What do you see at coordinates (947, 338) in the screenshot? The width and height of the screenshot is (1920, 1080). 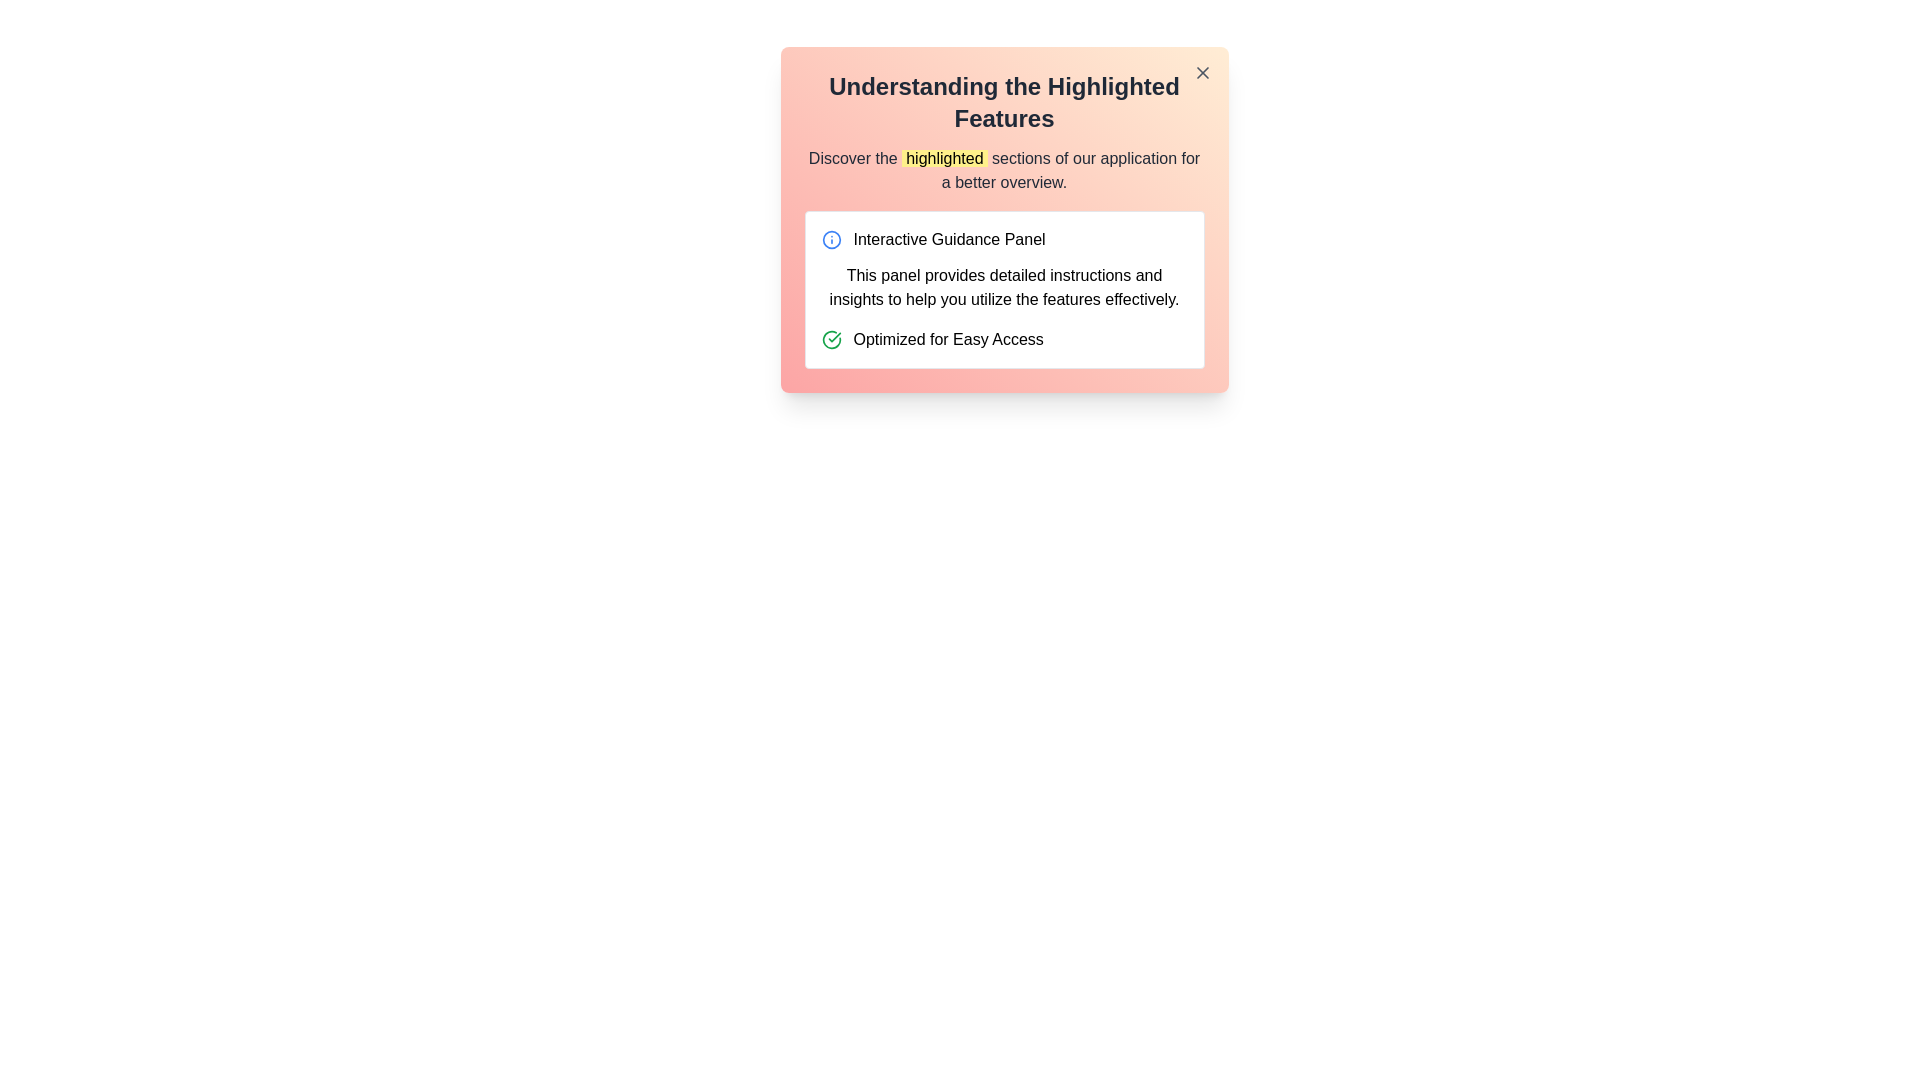 I see `the text label displaying 'Optimized for Easy Access', which is styled in black font on a white background, located within a pop-up panel` at bounding box center [947, 338].